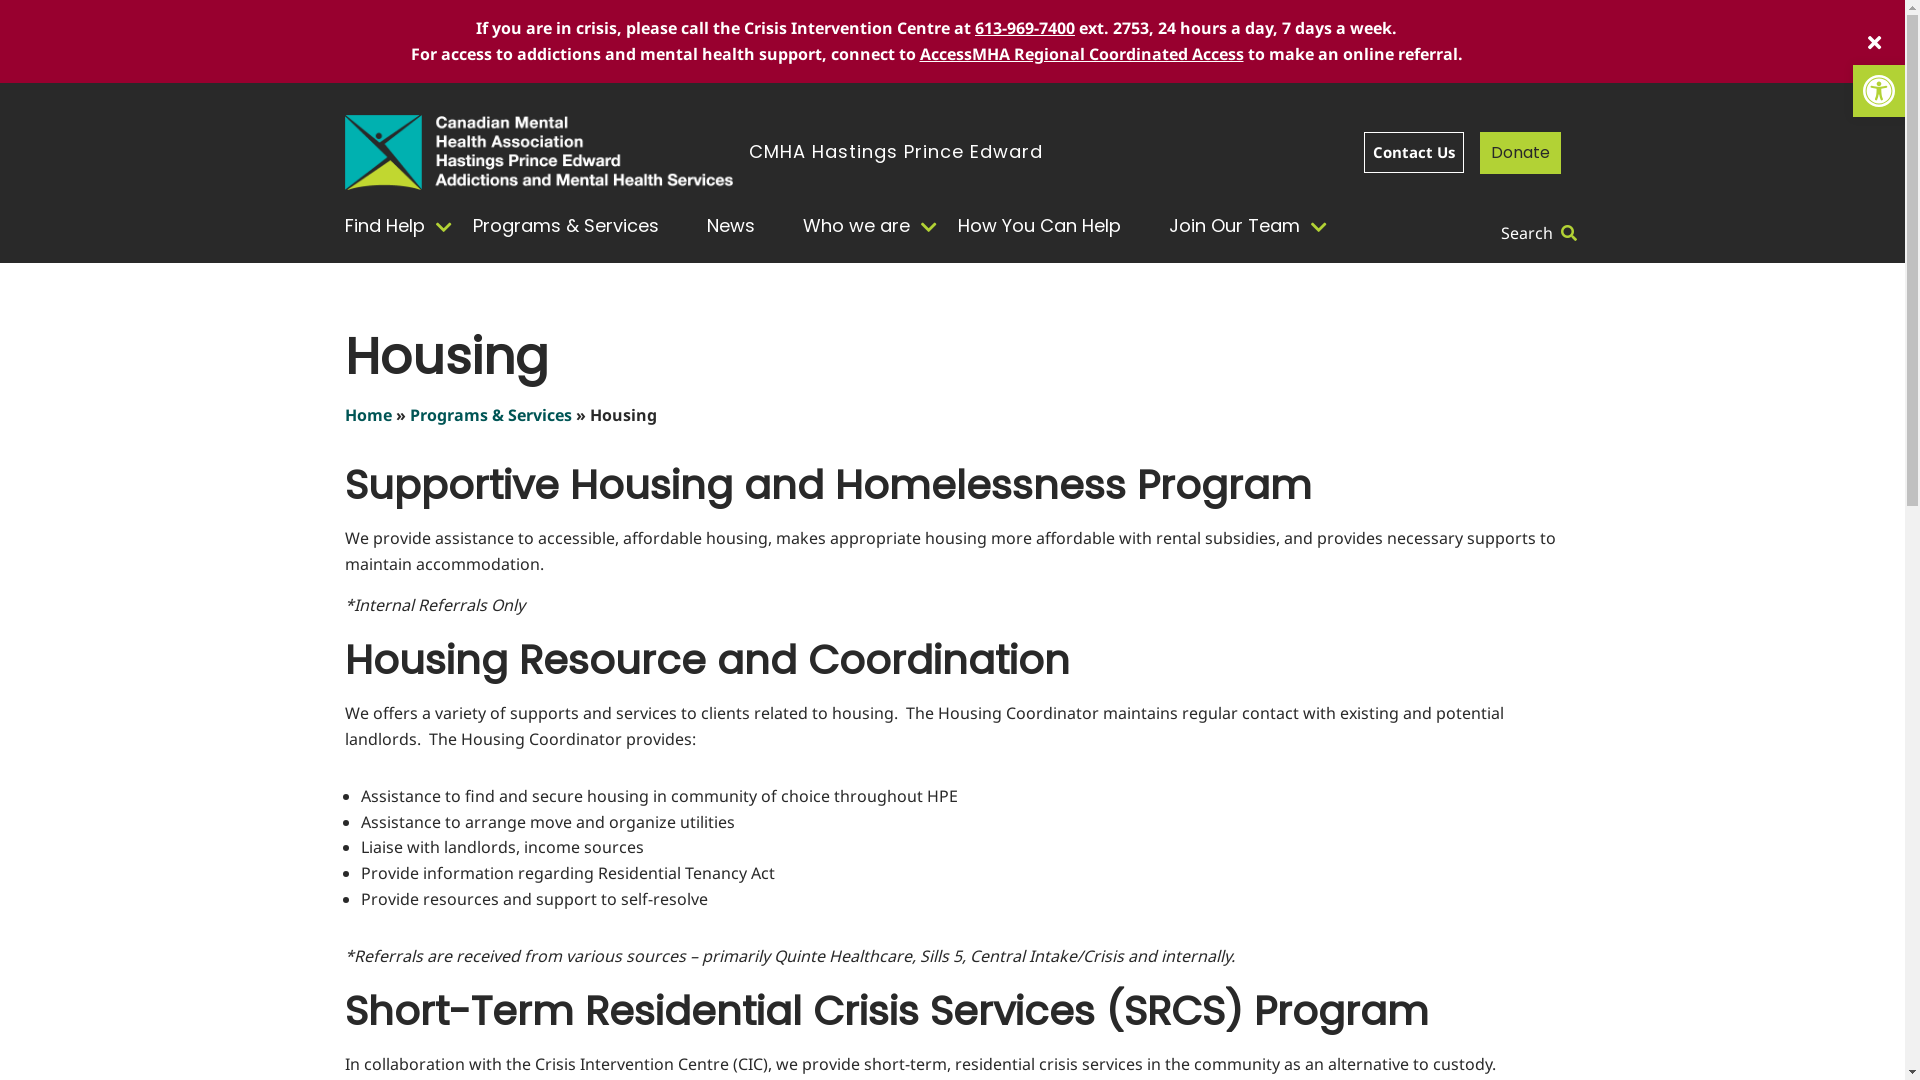  Describe the element at coordinates (1877, 91) in the screenshot. I see `'Open toolbar` at that location.